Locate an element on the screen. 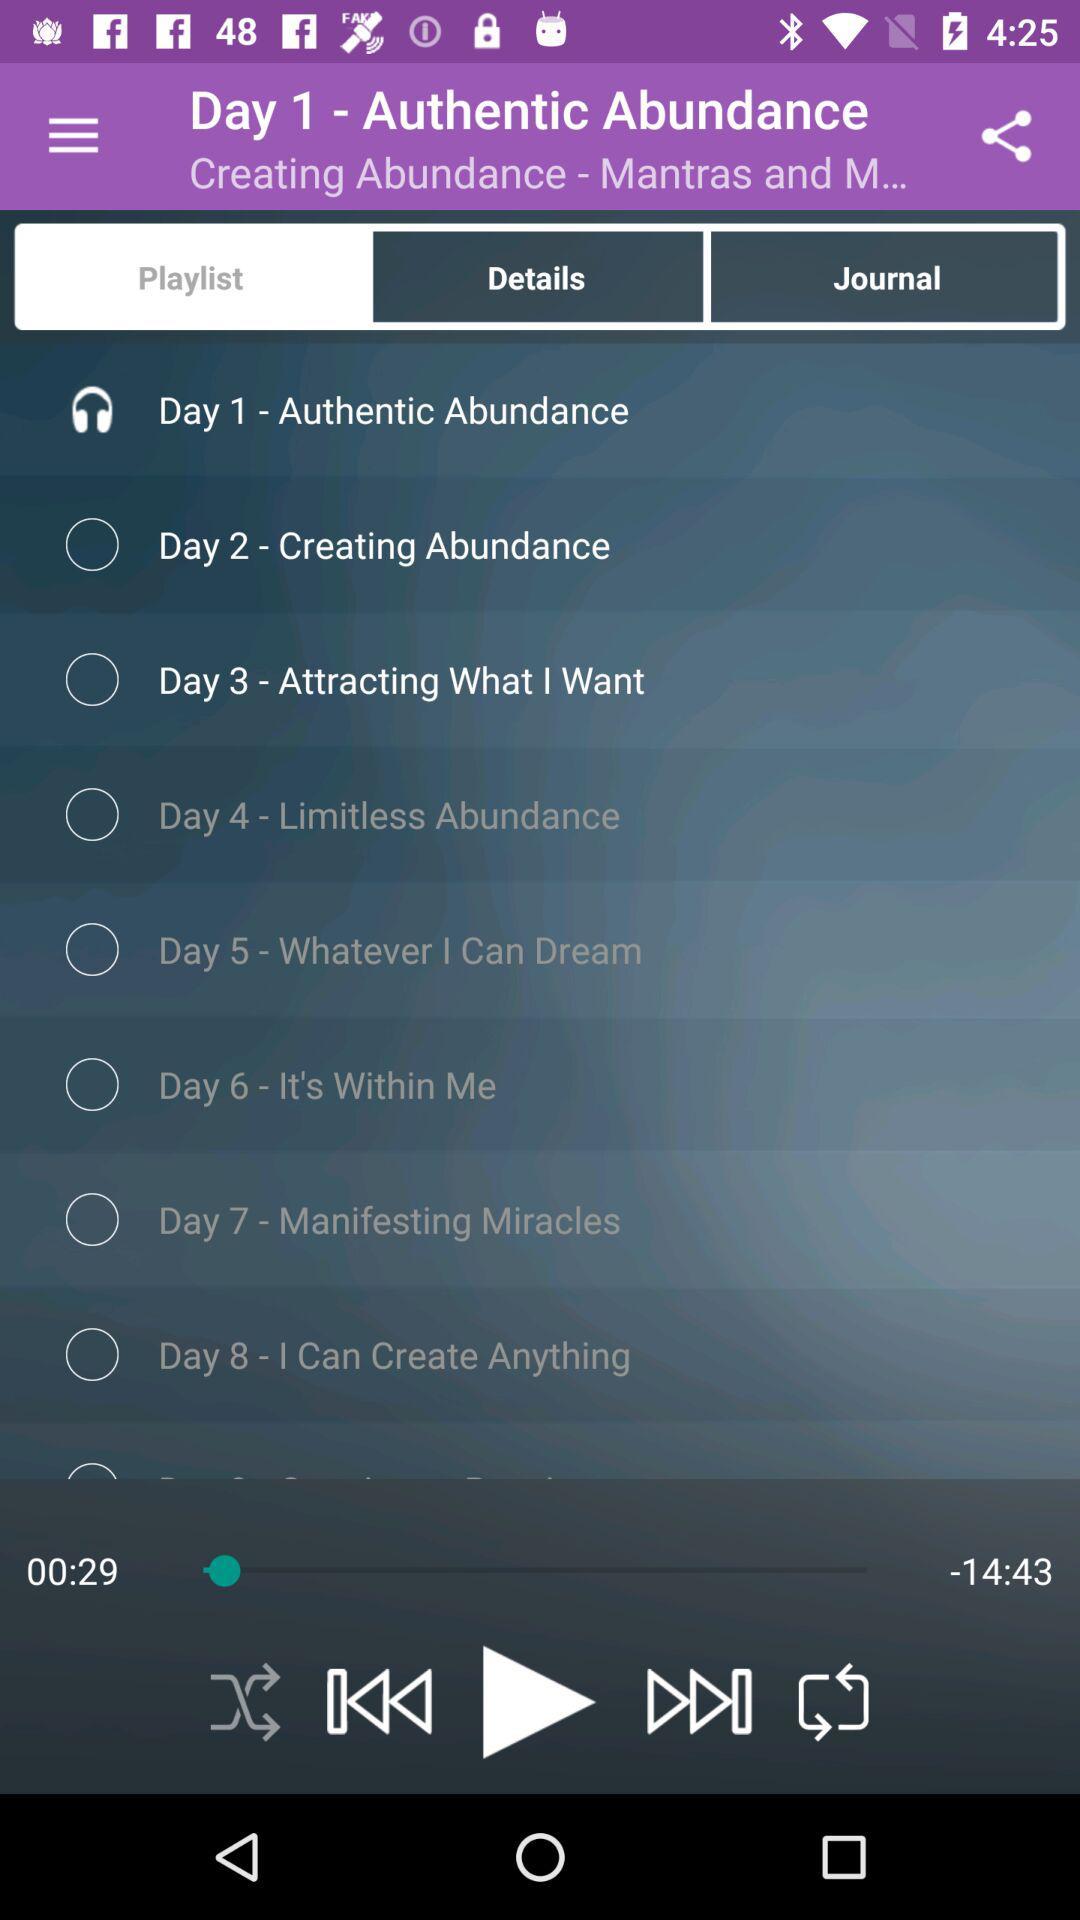 This screenshot has height=1920, width=1080. the play icon is located at coordinates (538, 1701).